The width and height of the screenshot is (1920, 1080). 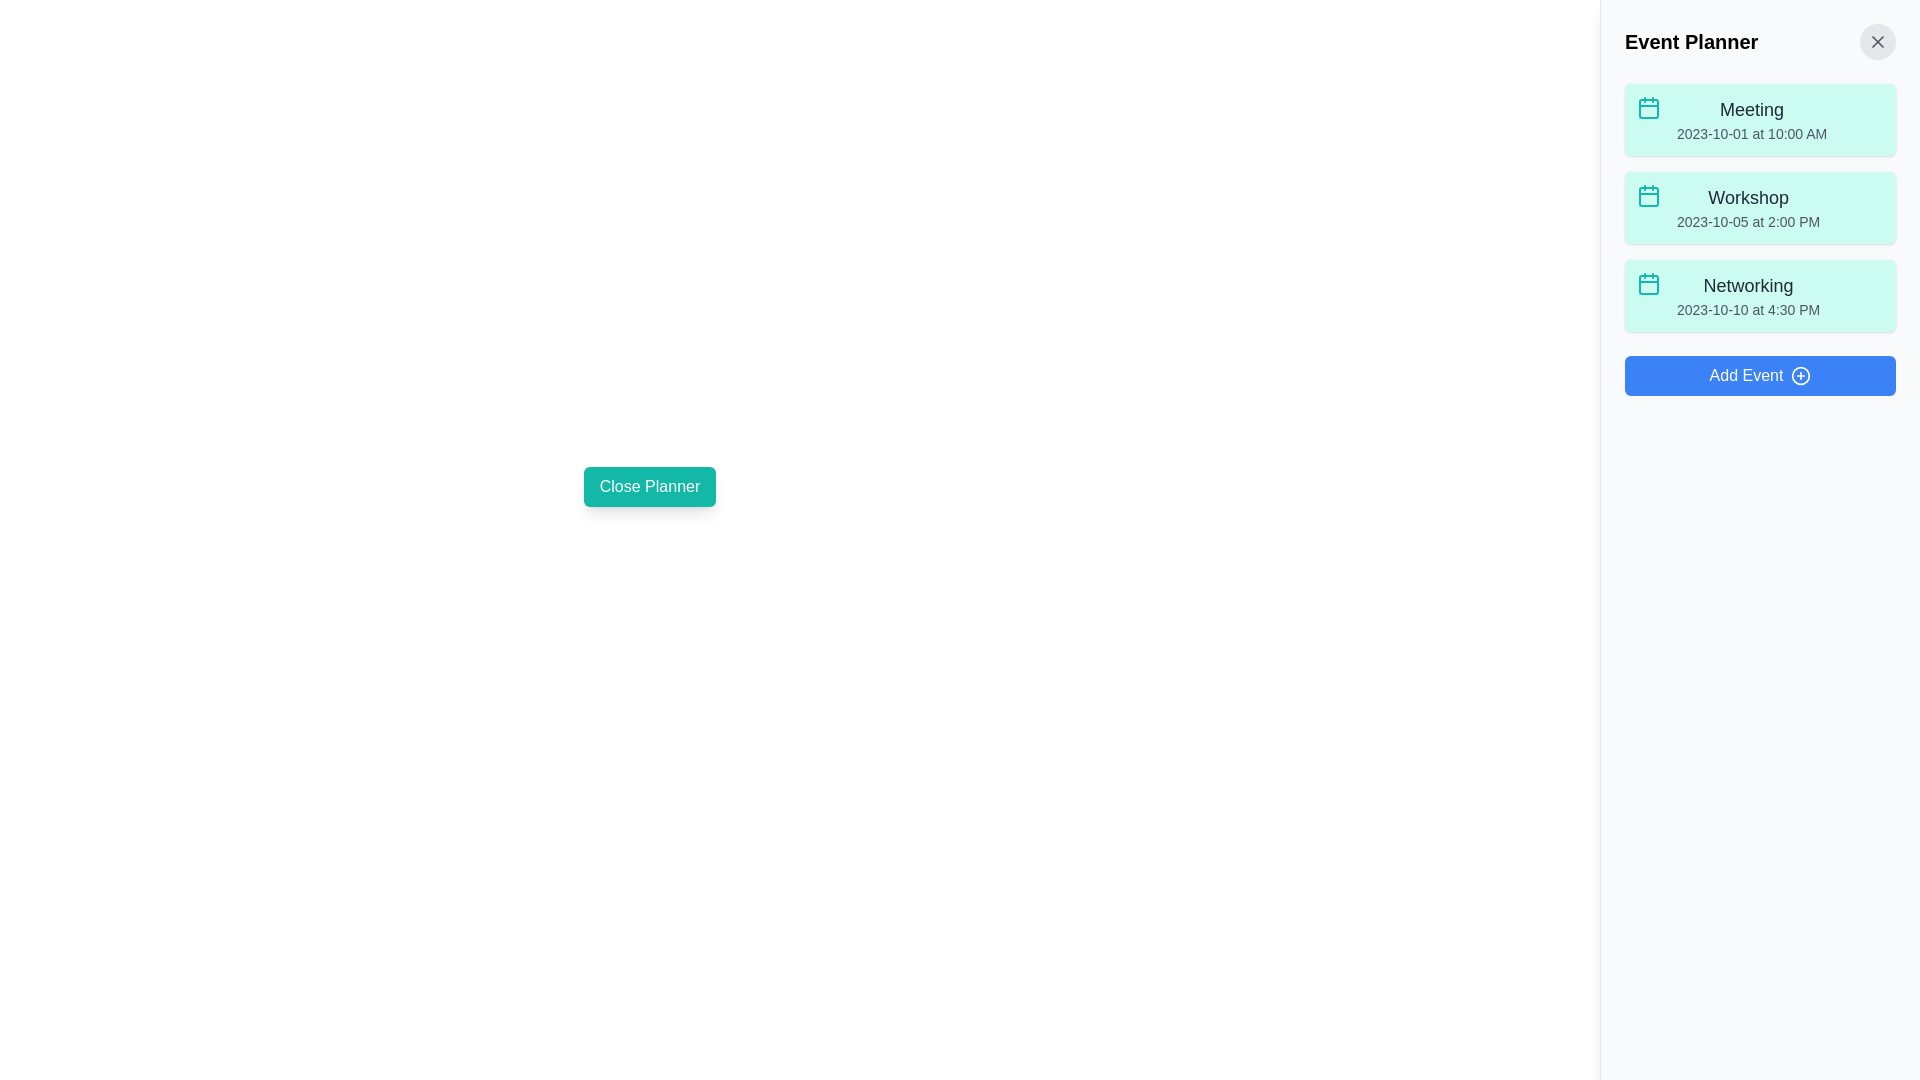 What do you see at coordinates (1747, 197) in the screenshot?
I see `the 'Workshop' title label for the second event item in the 'Event Planner' sidebar` at bounding box center [1747, 197].